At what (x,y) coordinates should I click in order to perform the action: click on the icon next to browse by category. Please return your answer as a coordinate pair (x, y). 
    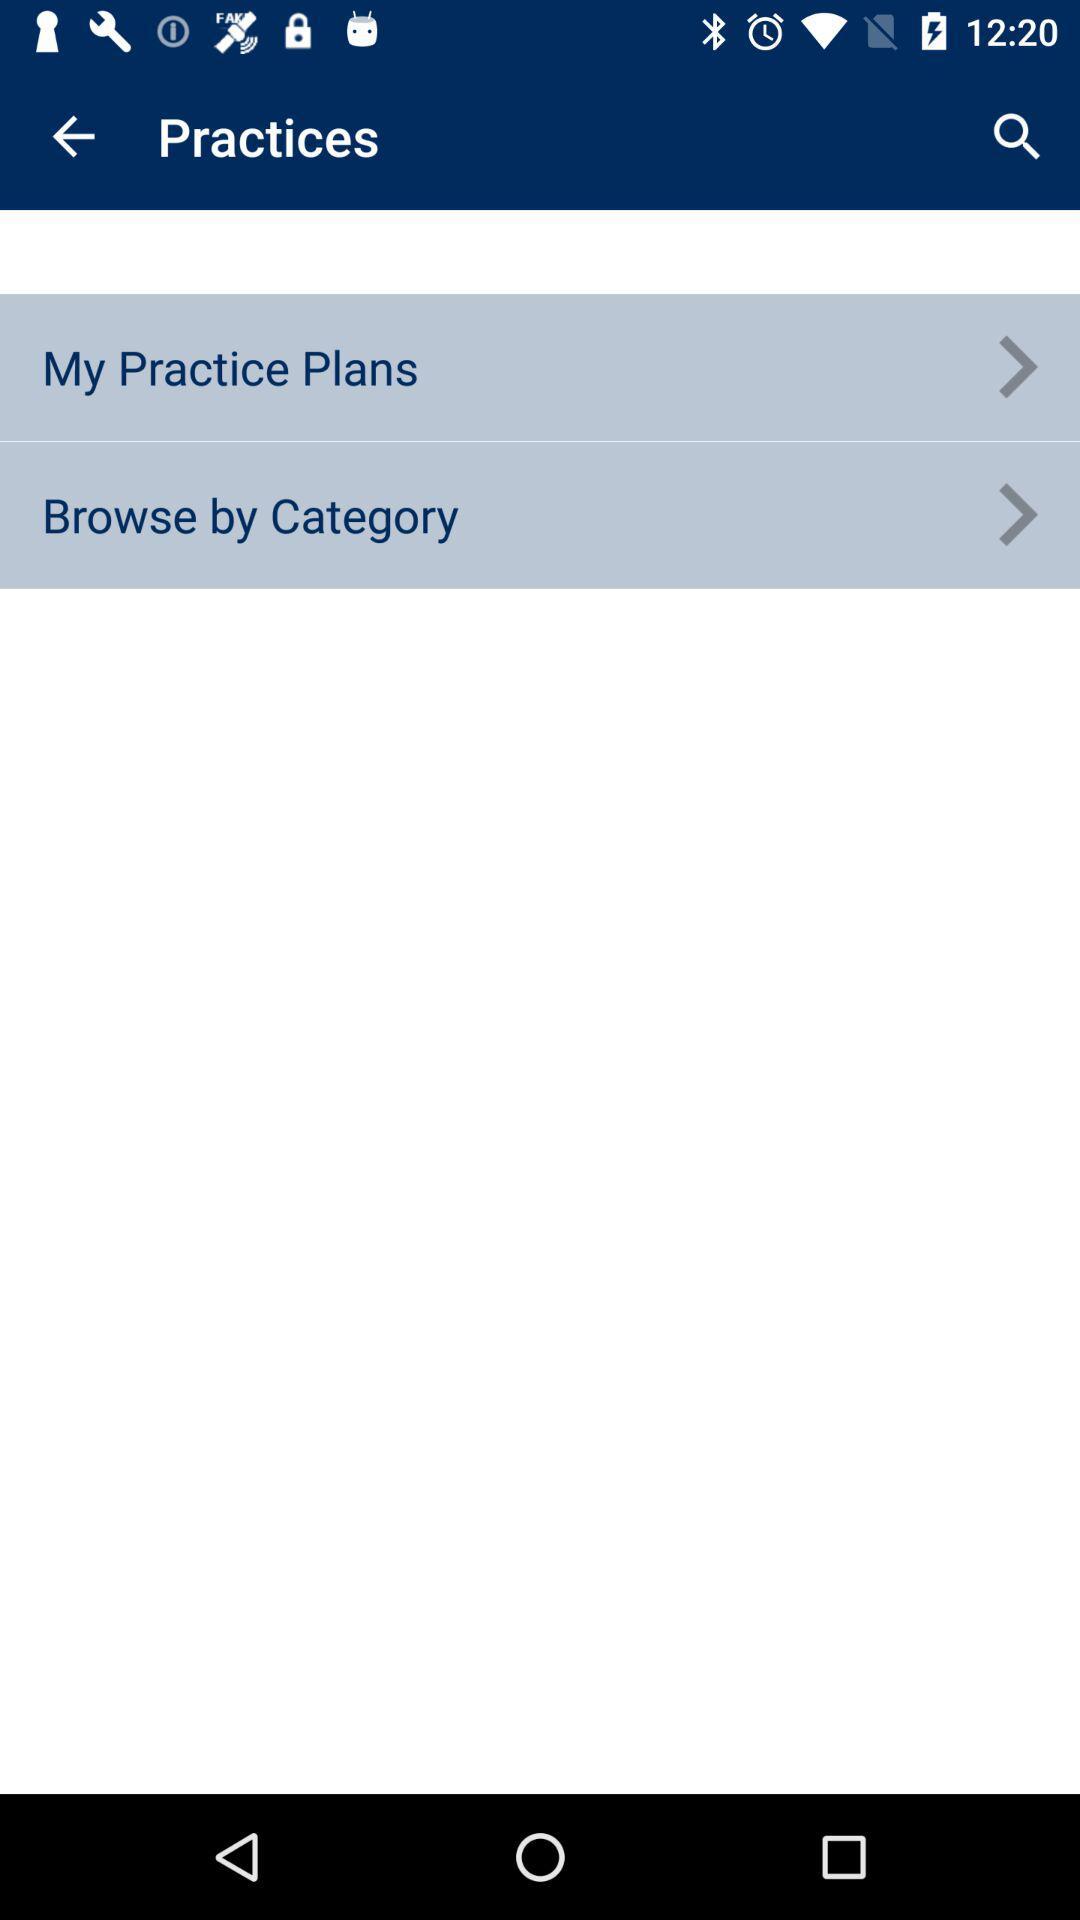
    Looking at the image, I should click on (1017, 515).